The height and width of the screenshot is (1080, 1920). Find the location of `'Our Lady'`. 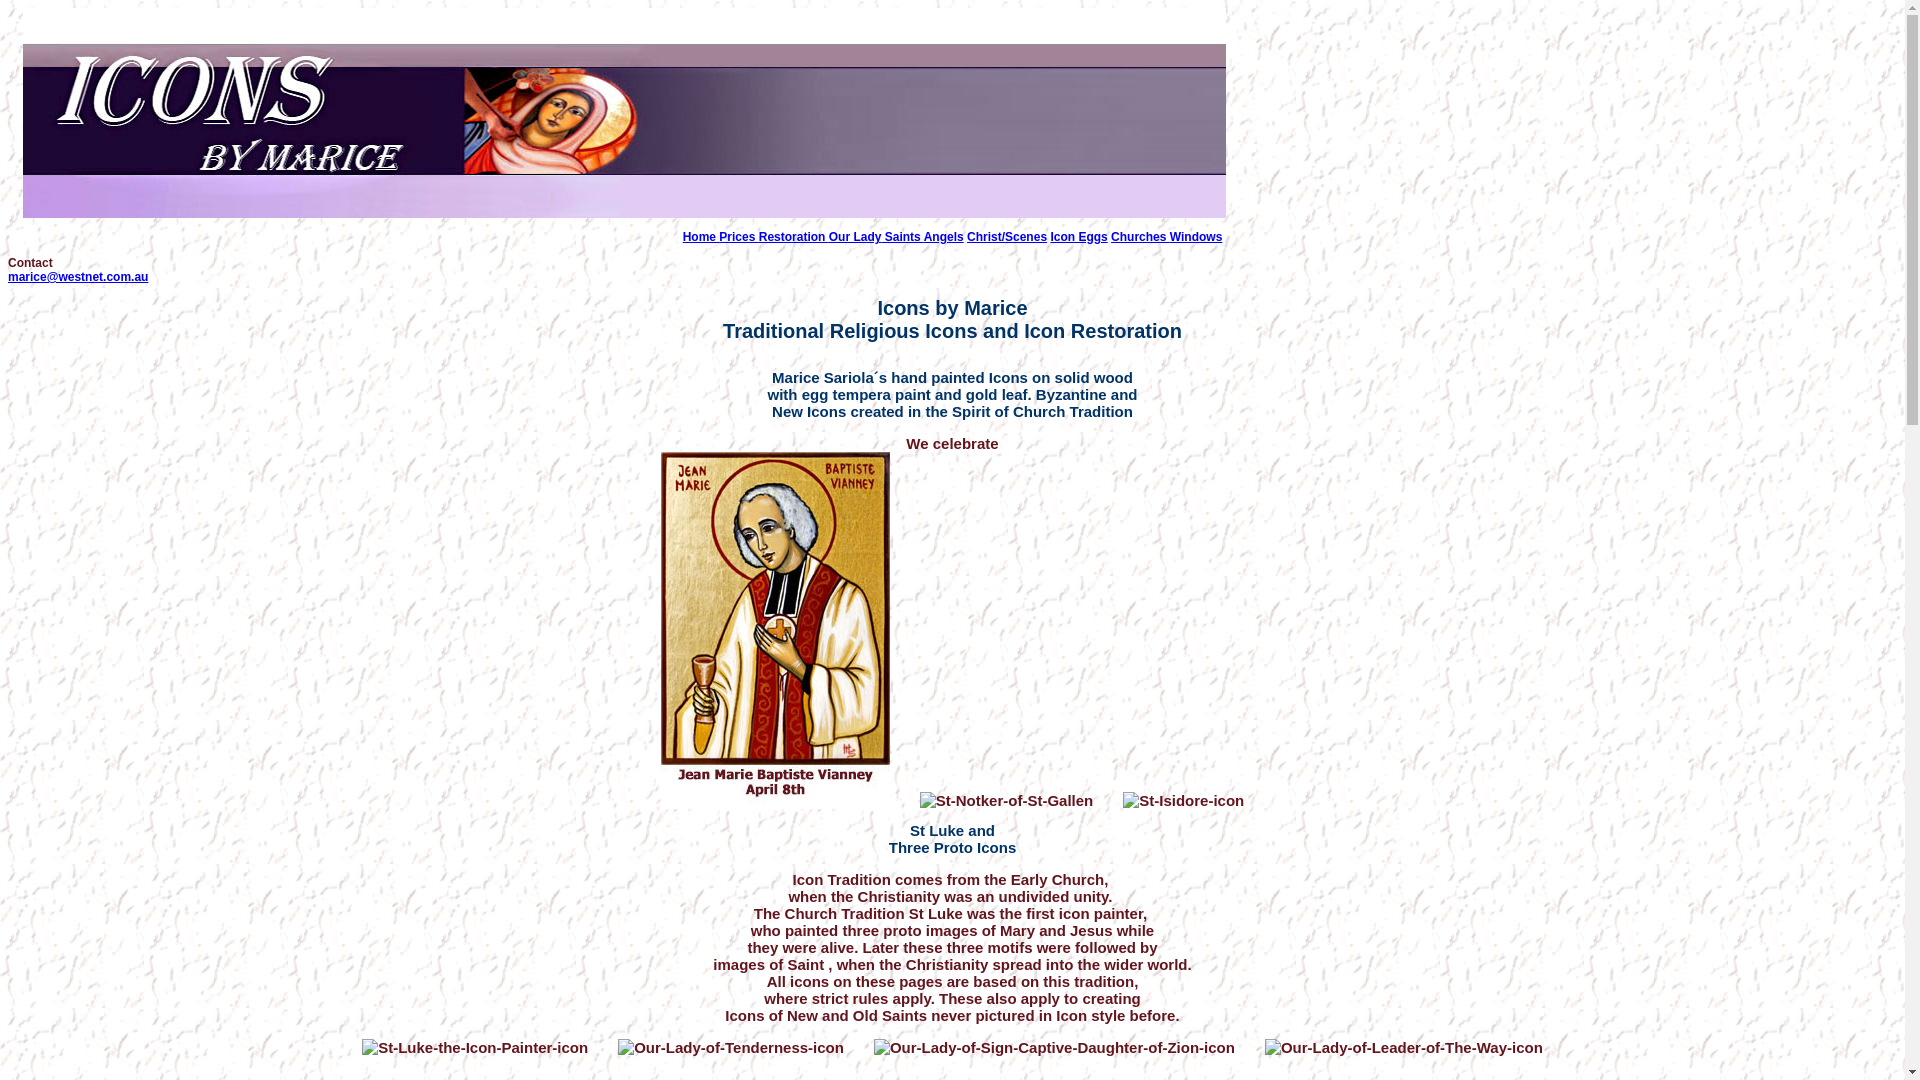

'Our Lady' is located at coordinates (855, 235).